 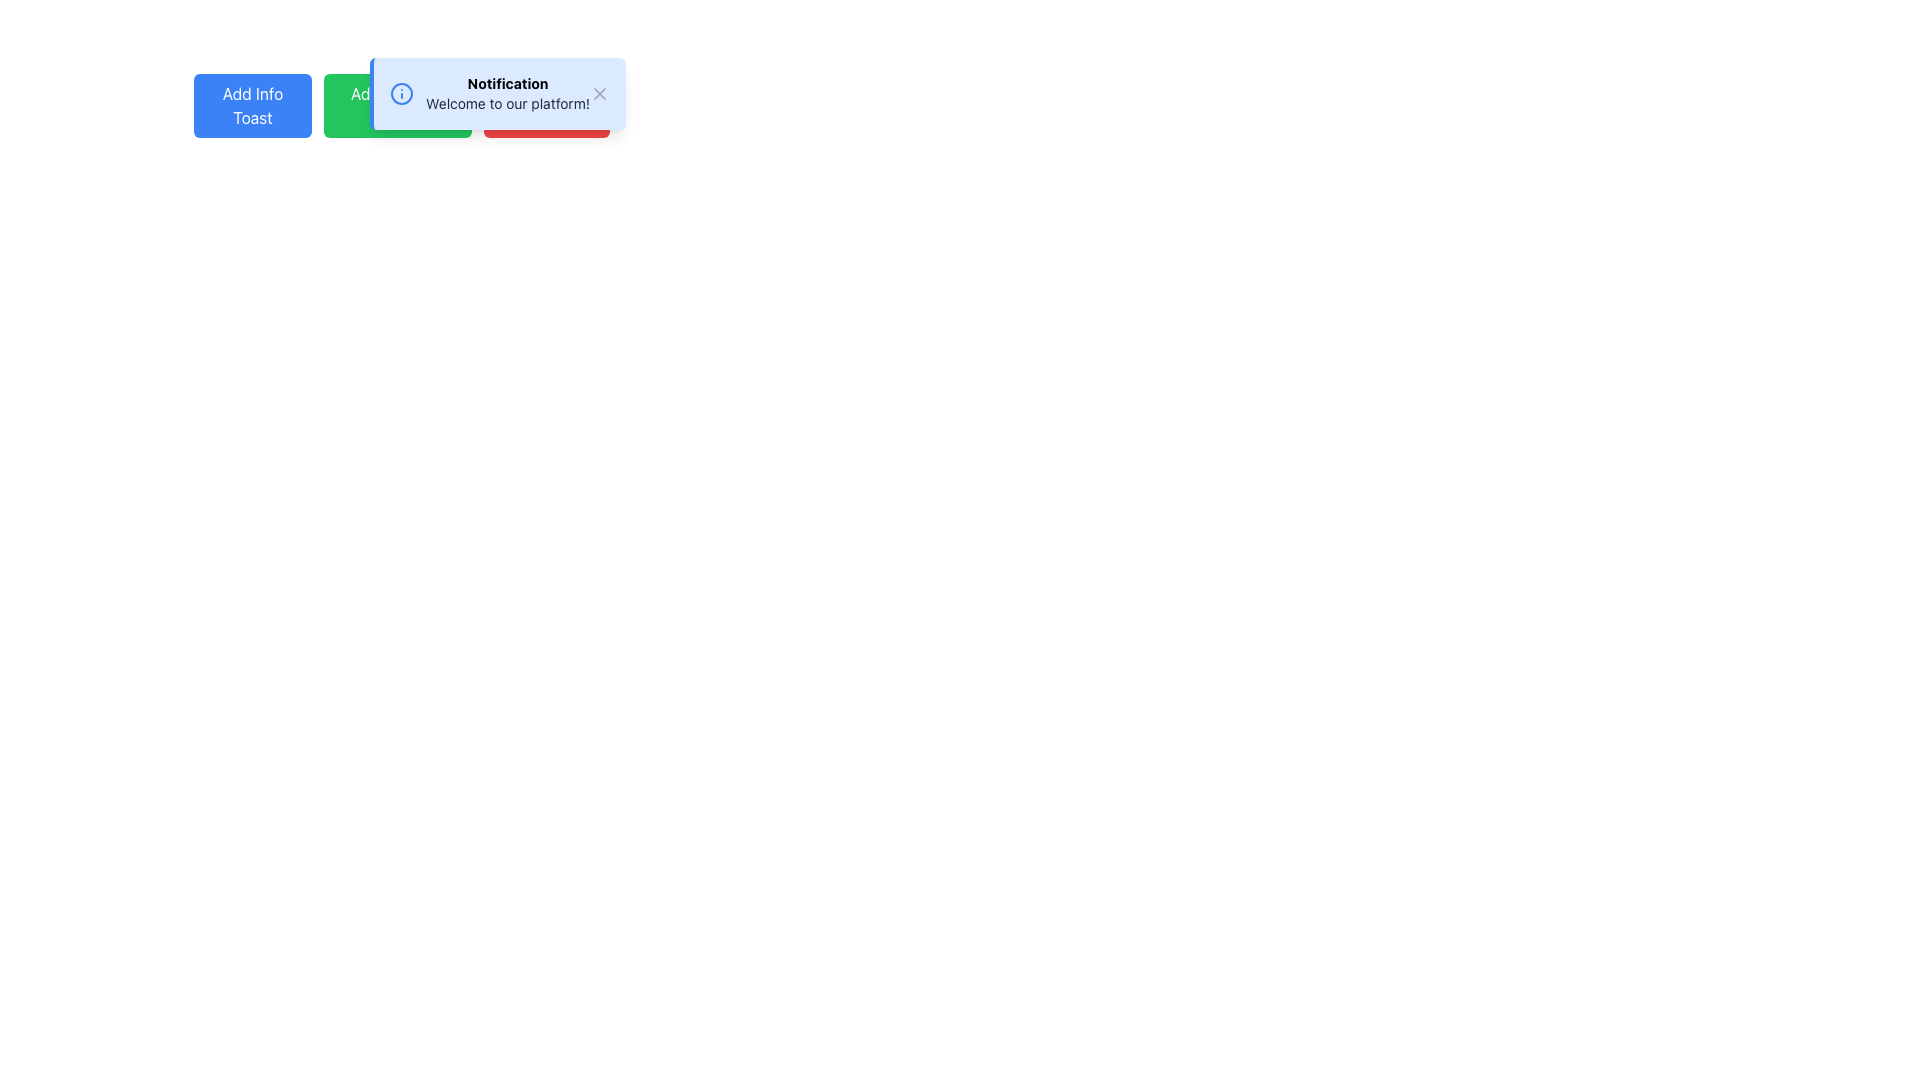 What do you see at coordinates (507, 83) in the screenshot?
I see `the header text label that provides context or indication about the content, located above the 'Welcome to our platform!' text element` at bounding box center [507, 83].